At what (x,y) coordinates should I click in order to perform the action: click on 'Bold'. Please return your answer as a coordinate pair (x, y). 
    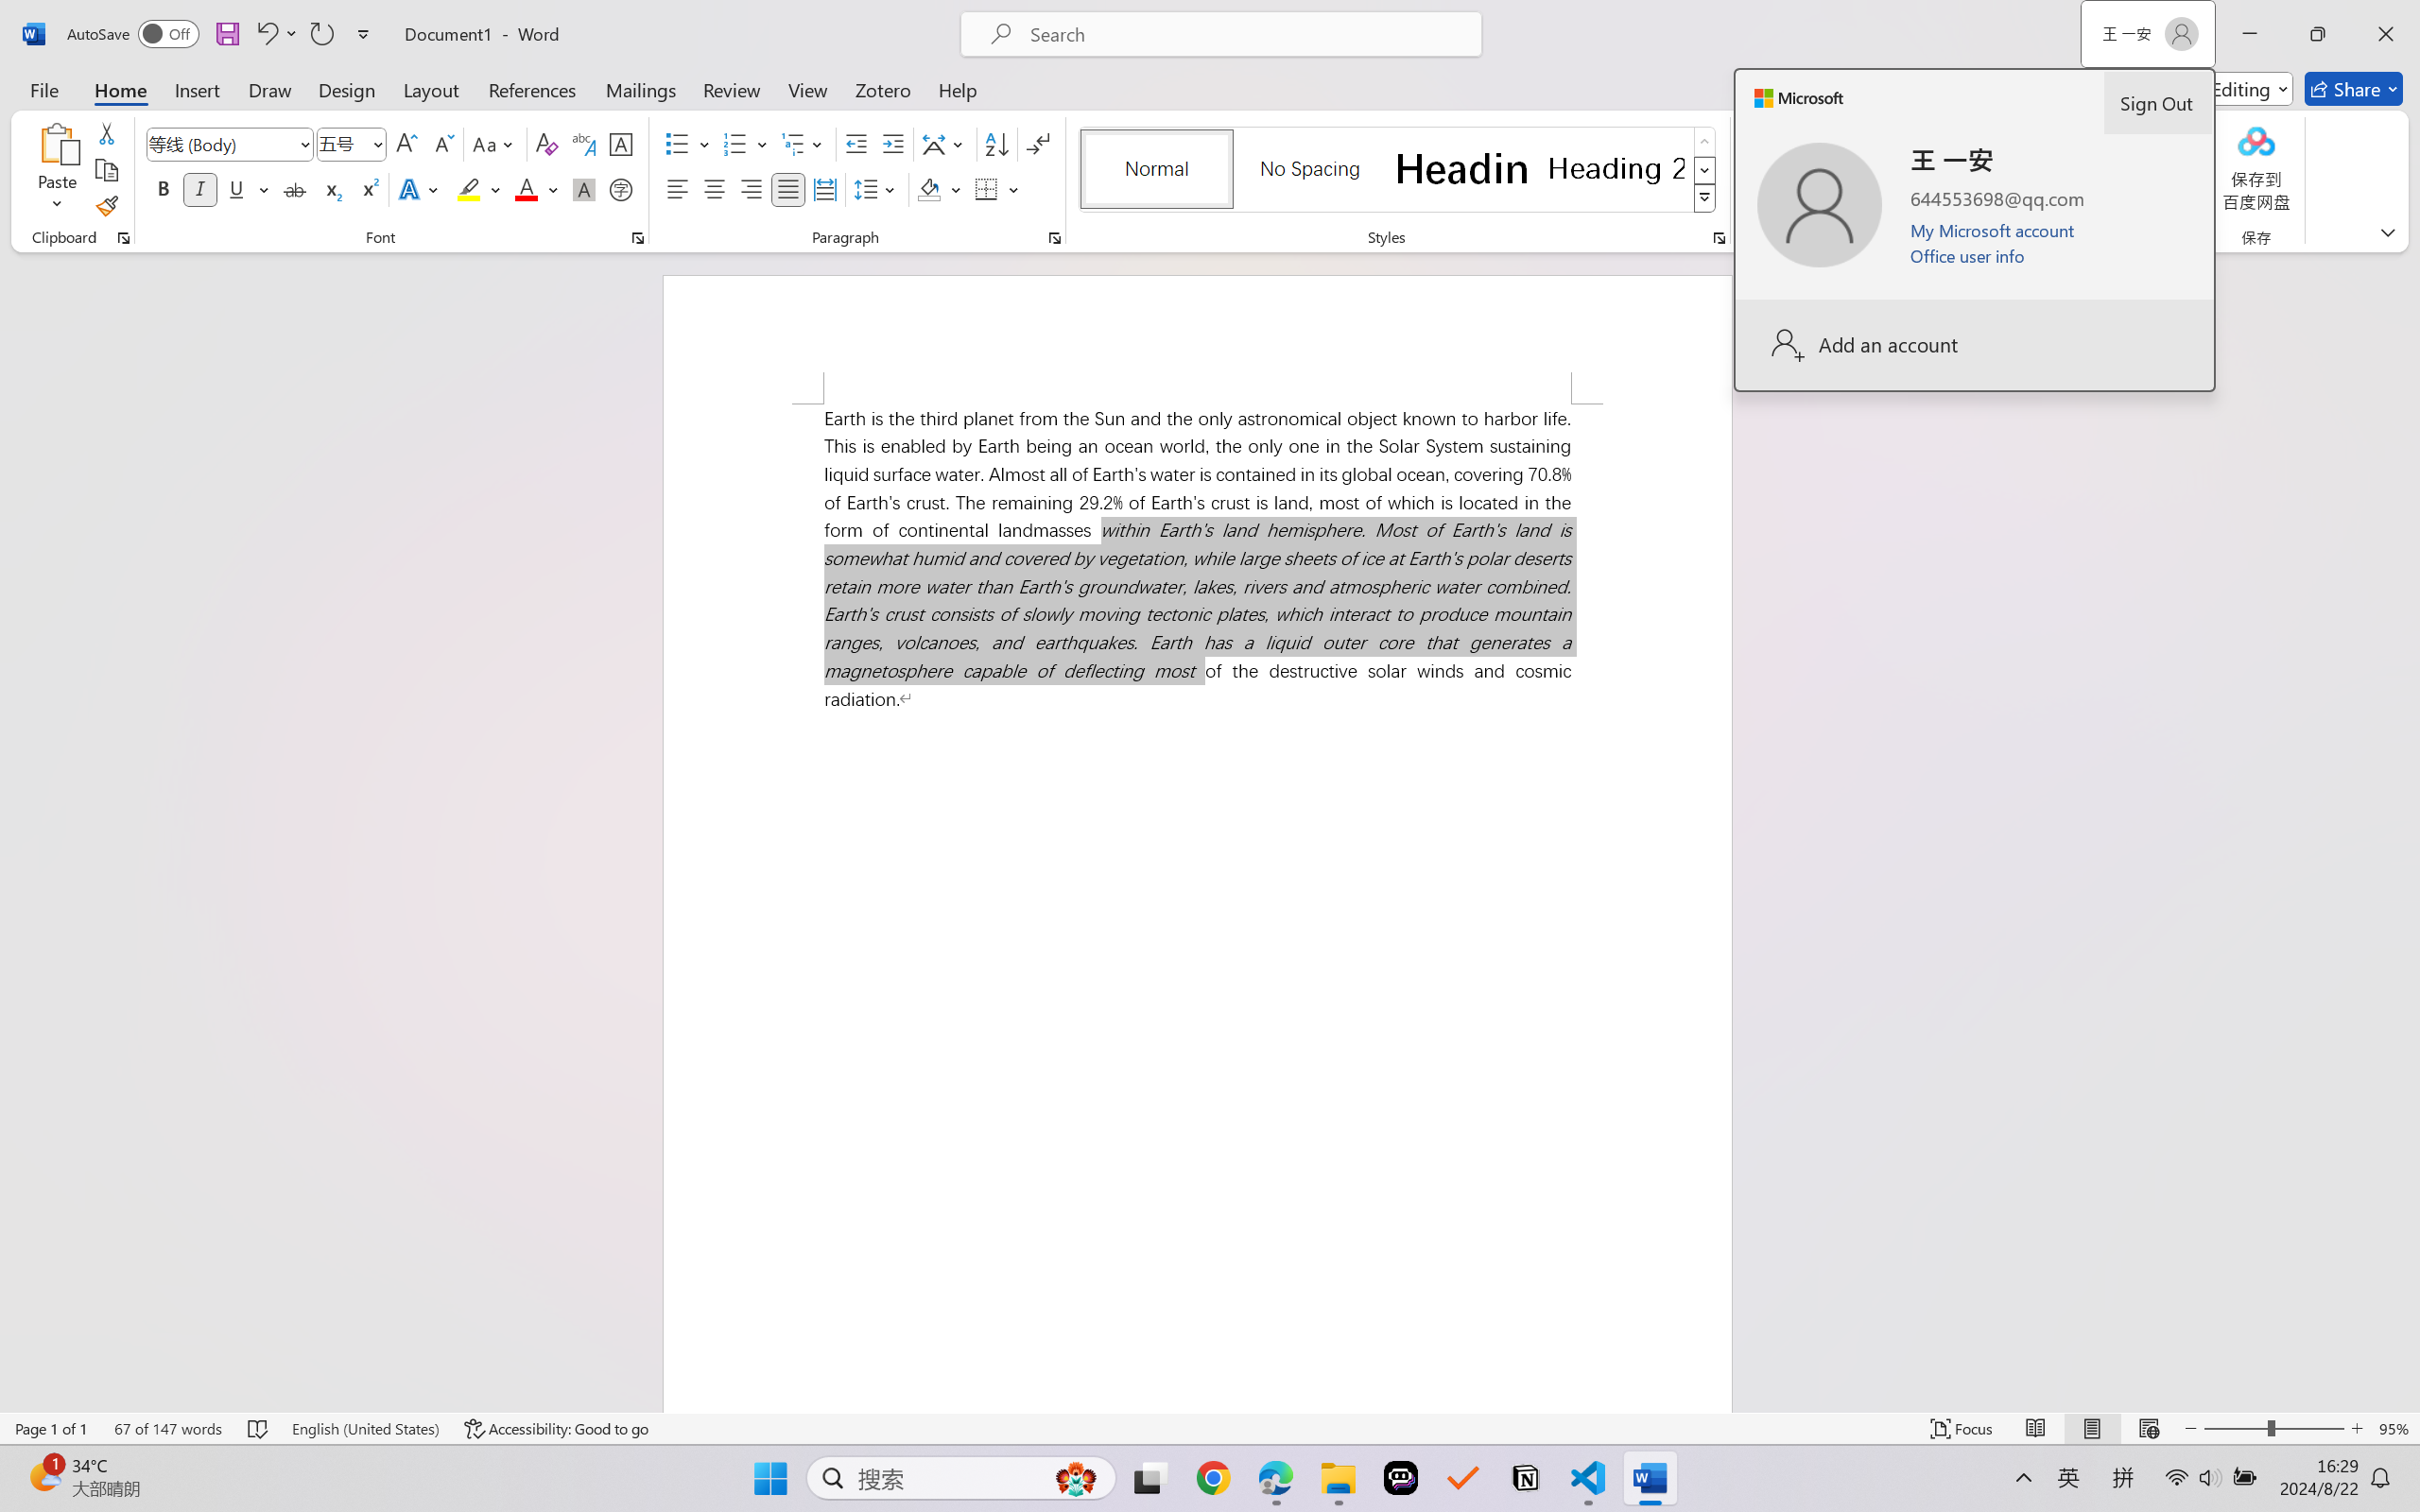
    Looking at the image, I should click on (164, 188).